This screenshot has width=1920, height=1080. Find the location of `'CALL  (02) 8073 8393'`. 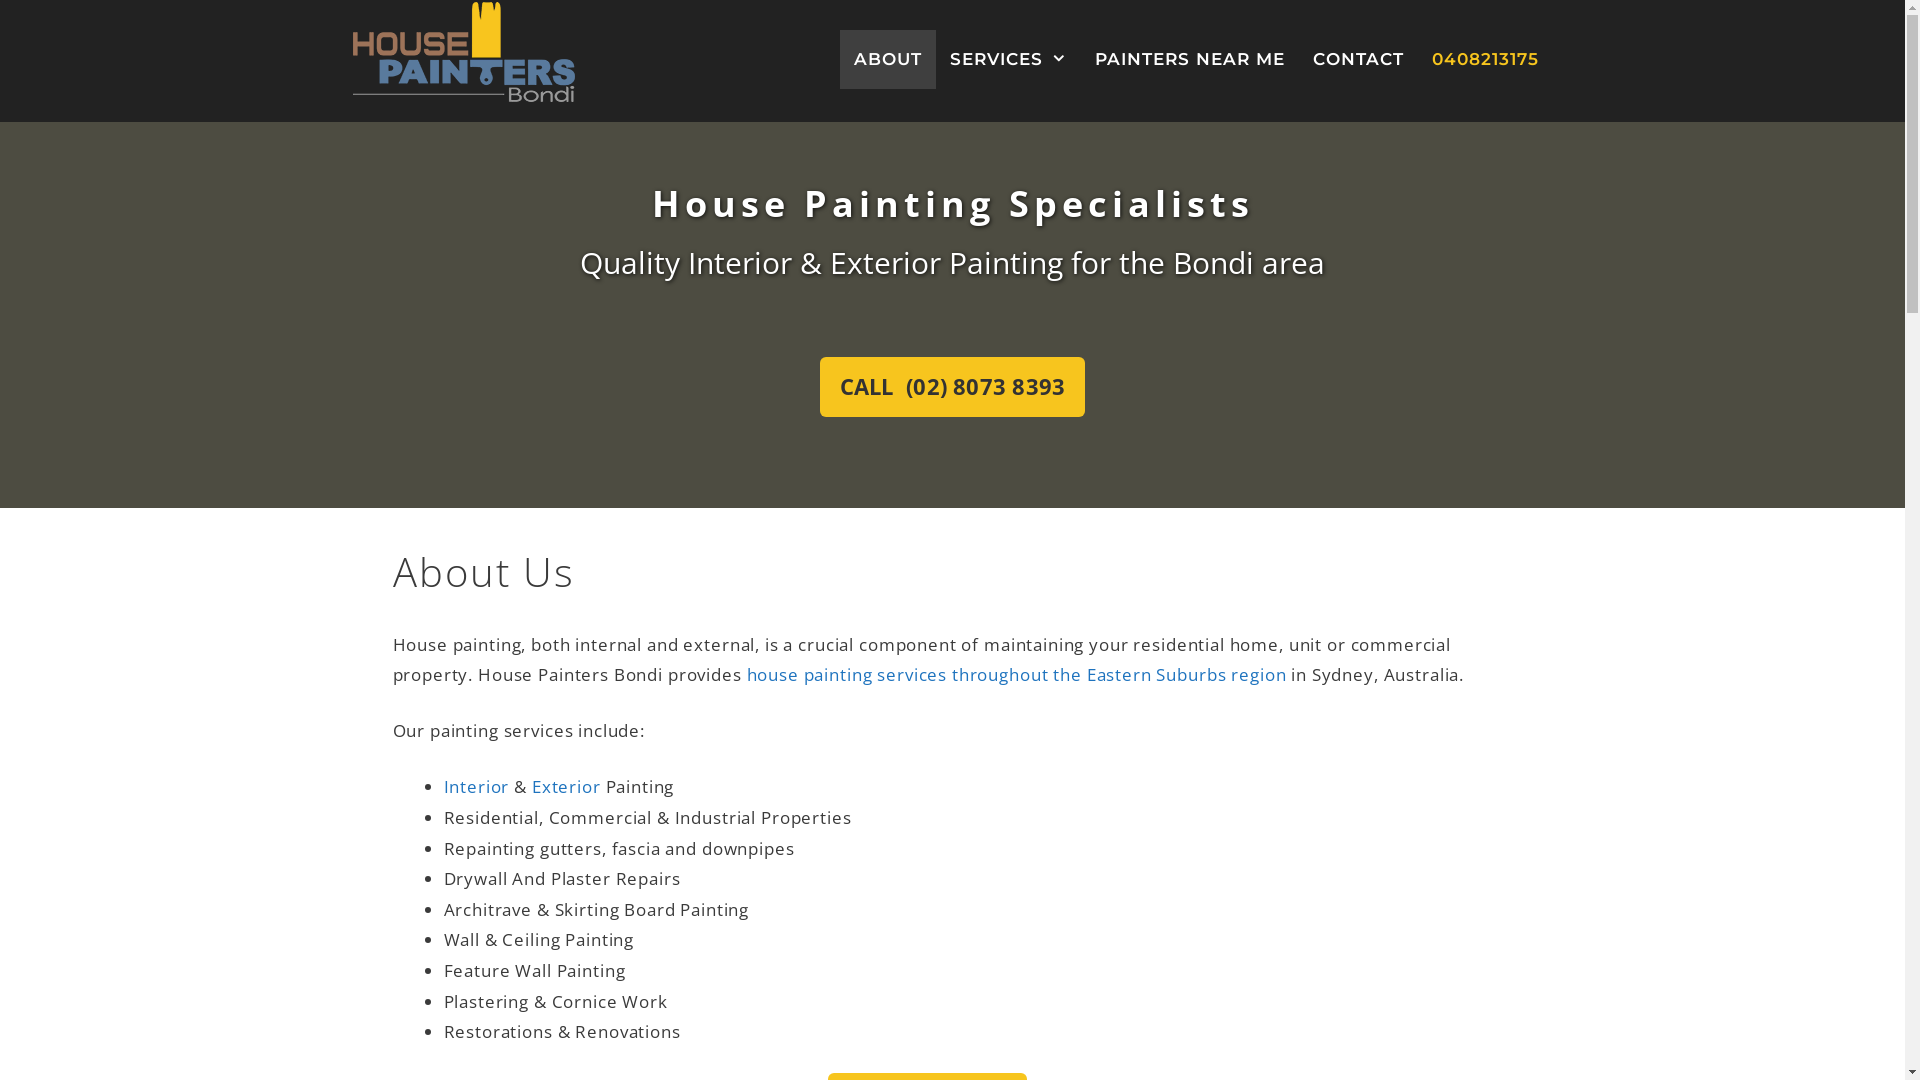

'CALL  (02) 8073 8393' is located at coordinates (951, 386).